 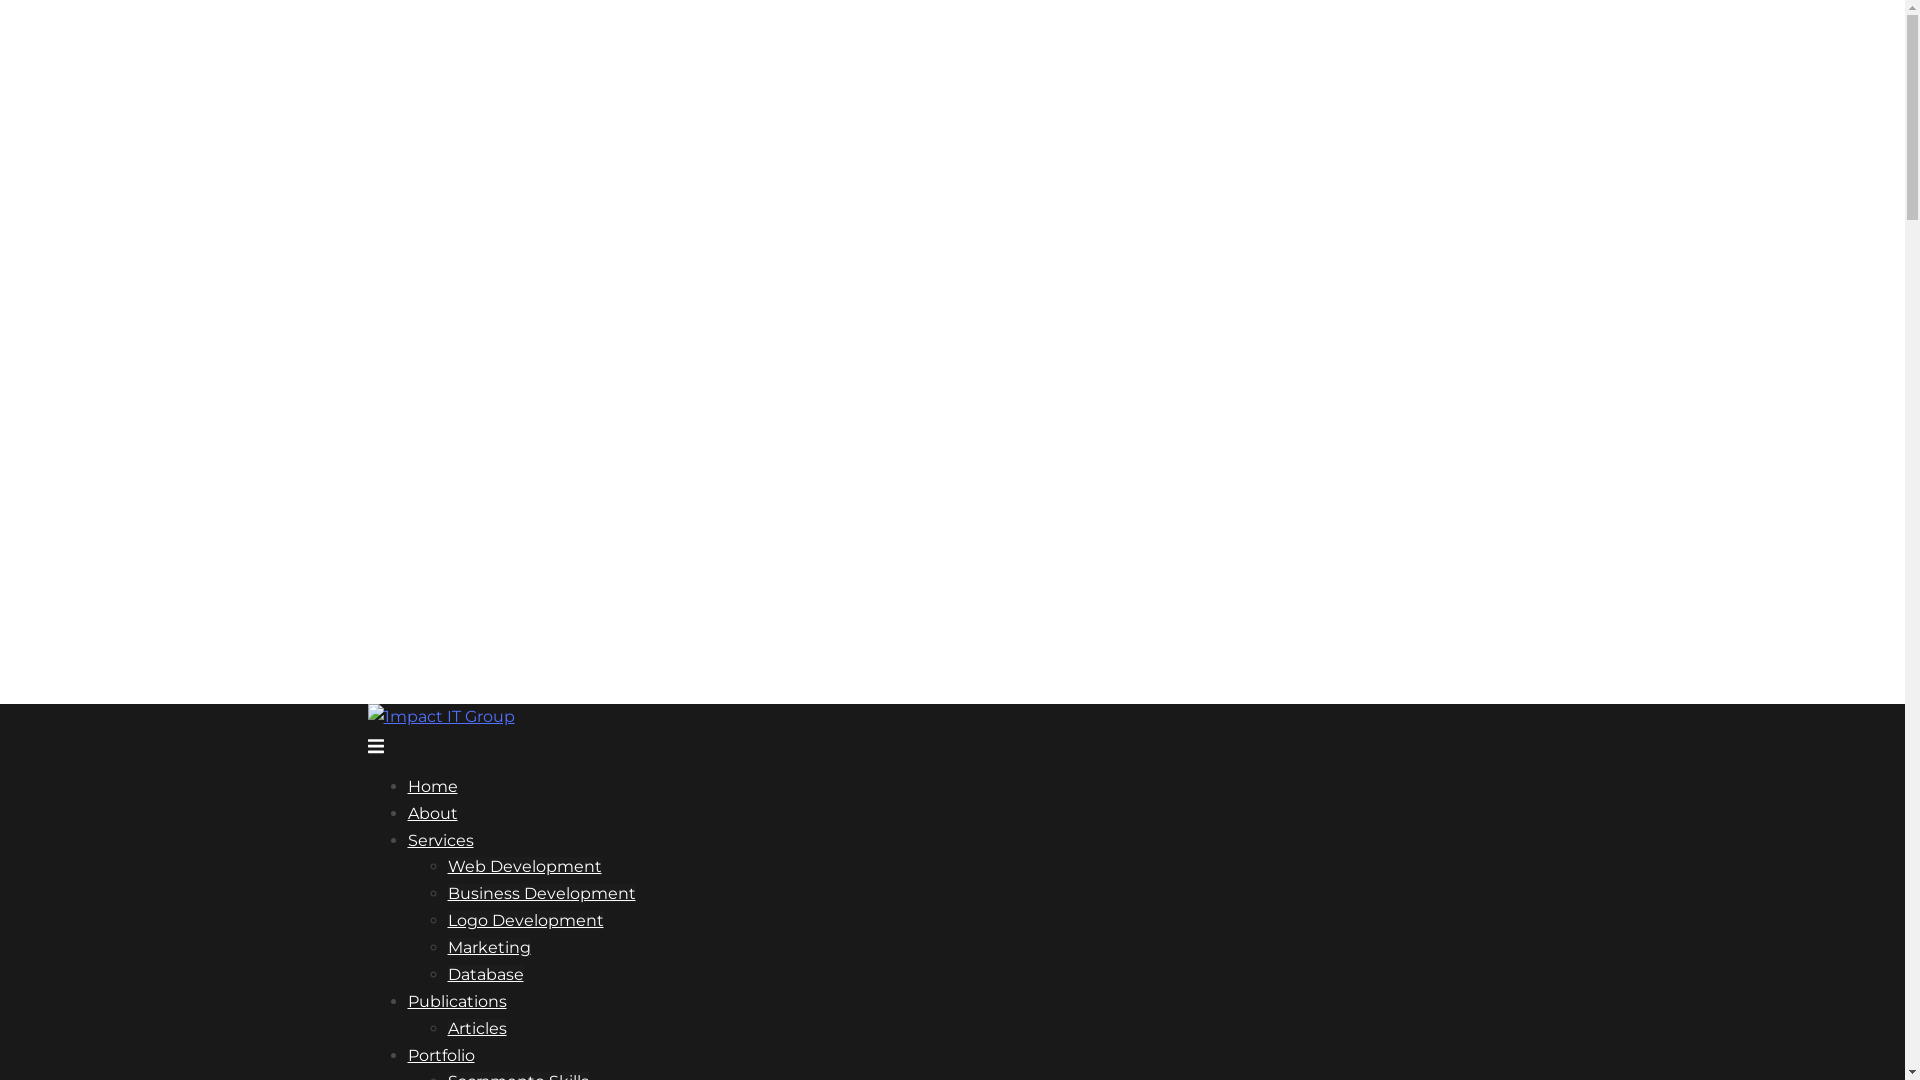 What do you see at coordinates (446, 946) in the screenshot?
I see `'Marketing'` at bounding box center [446, 946].